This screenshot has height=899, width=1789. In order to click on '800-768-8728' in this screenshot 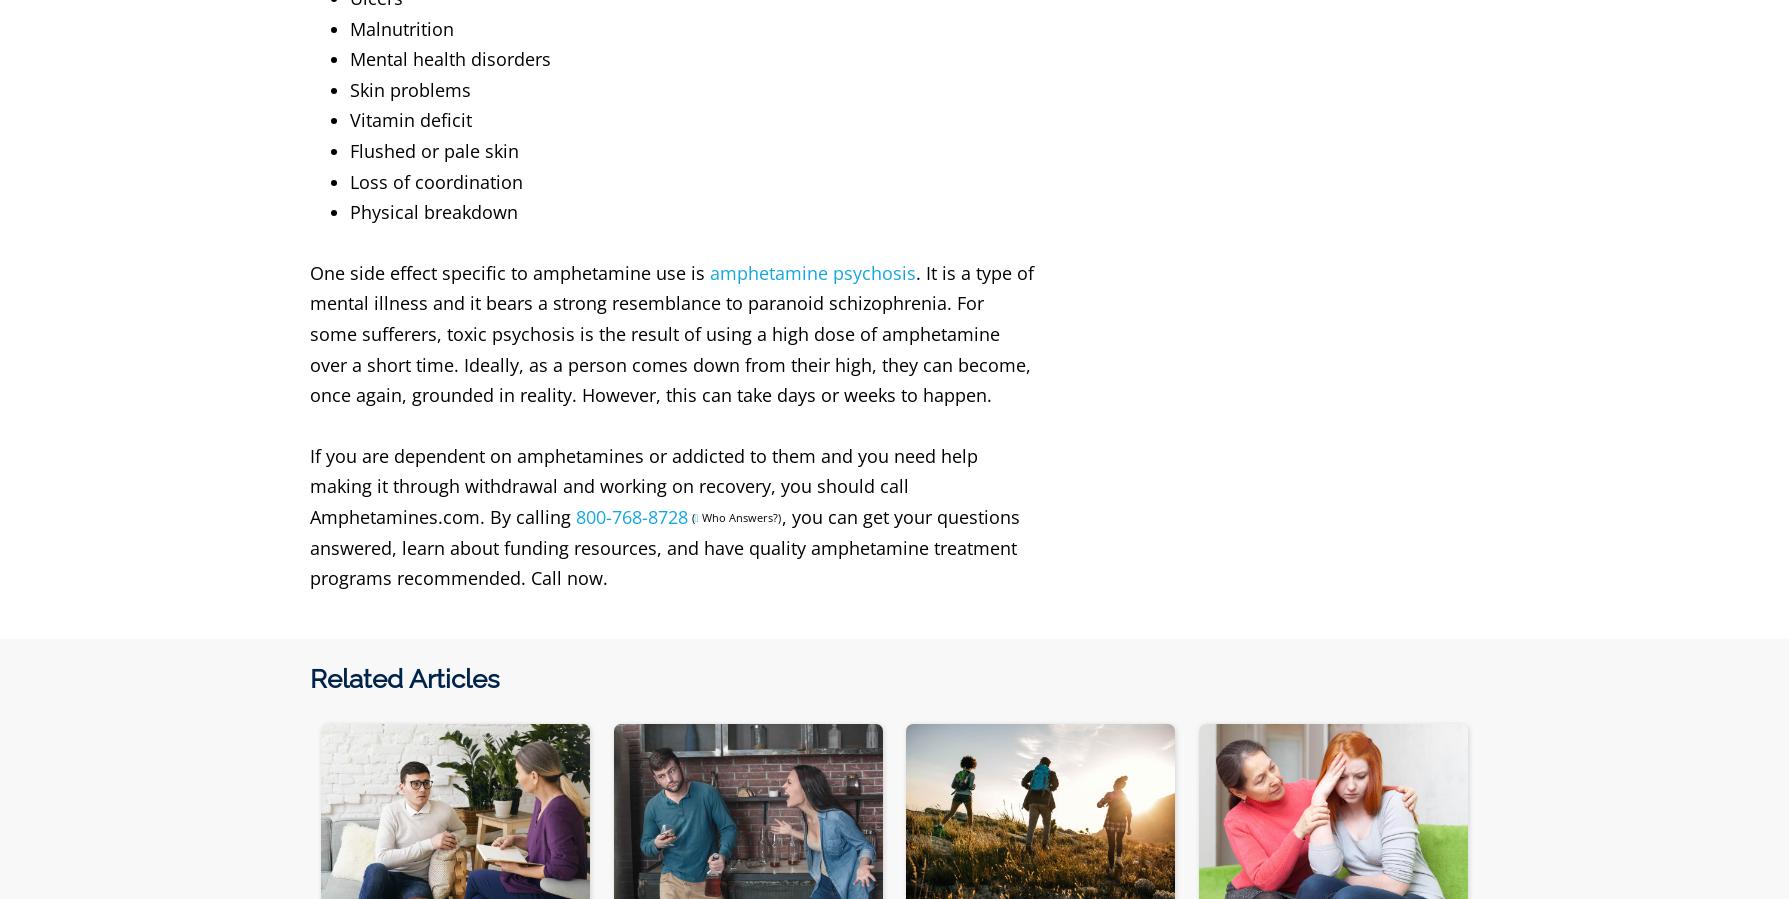, I will do `click(573, 516)`.